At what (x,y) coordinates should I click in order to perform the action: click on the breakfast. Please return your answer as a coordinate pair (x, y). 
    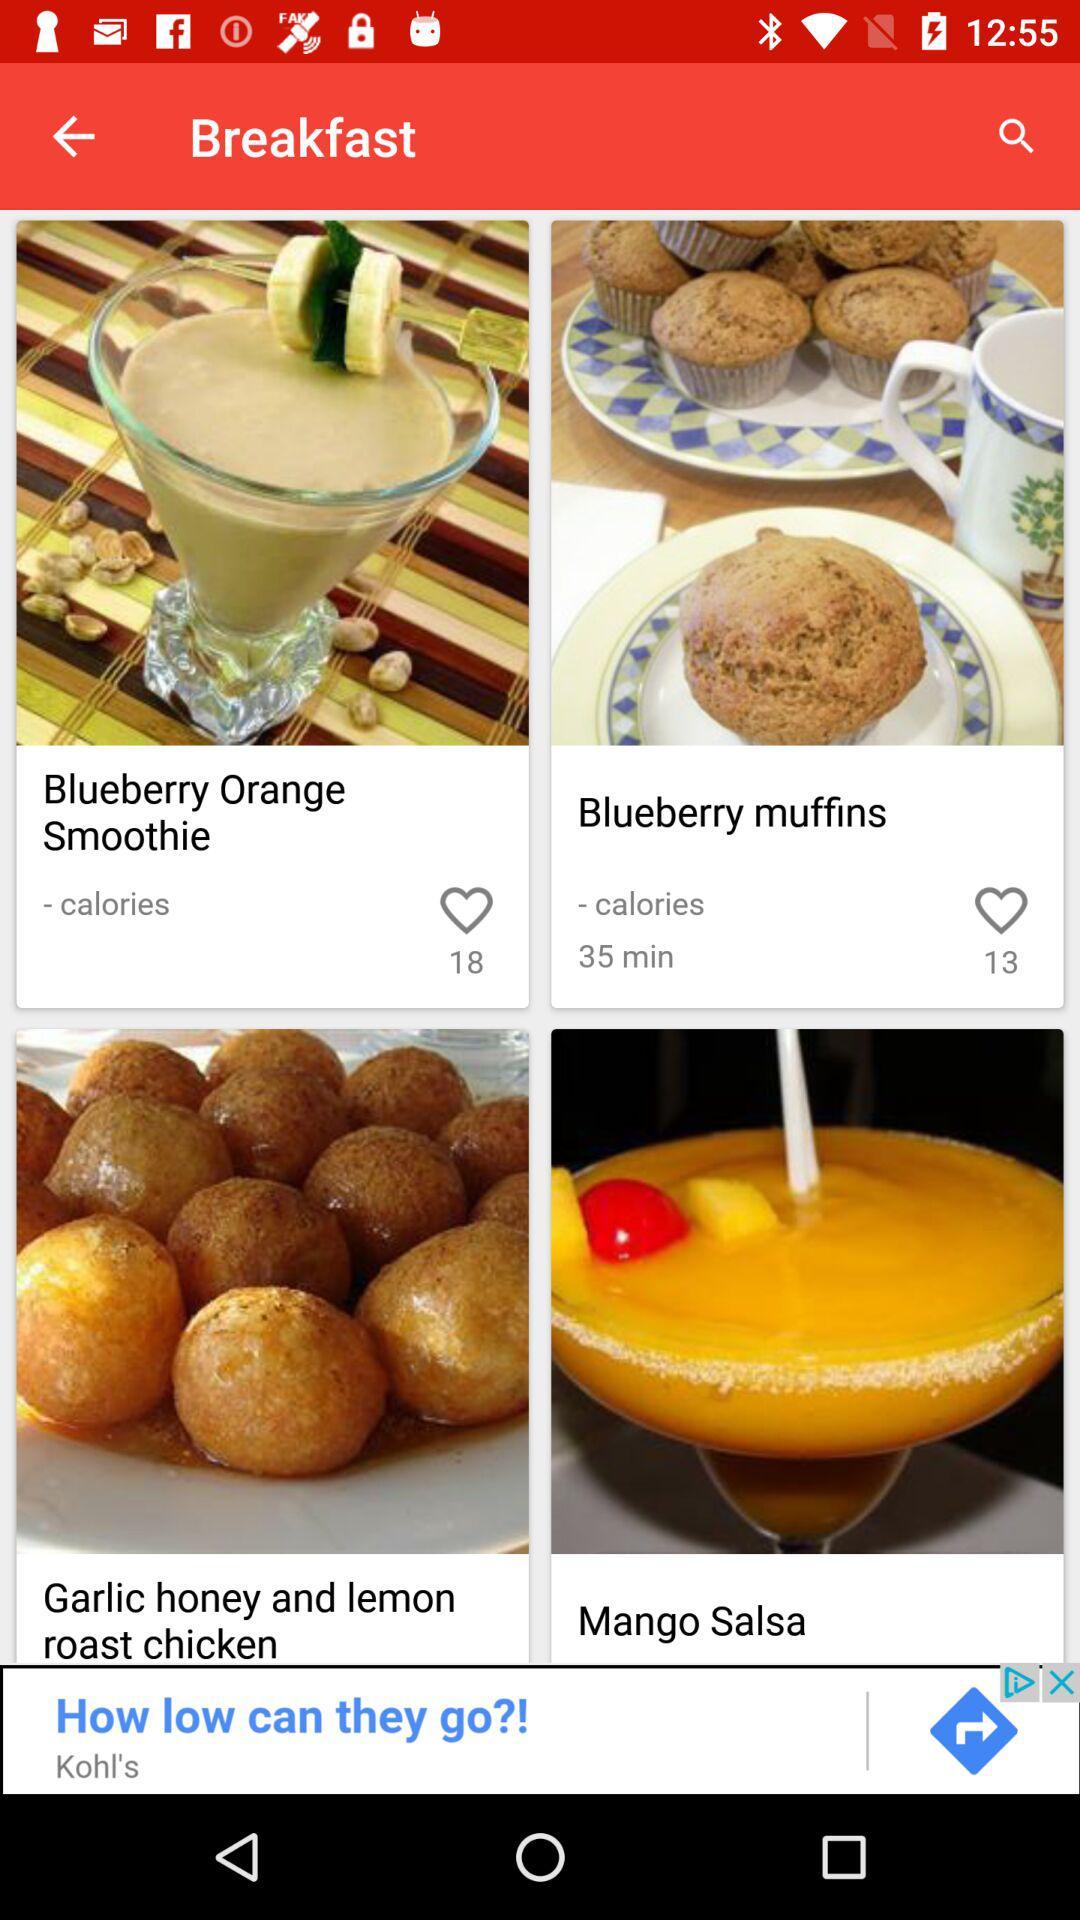
    Looking at the image, I should click on (806, 483).